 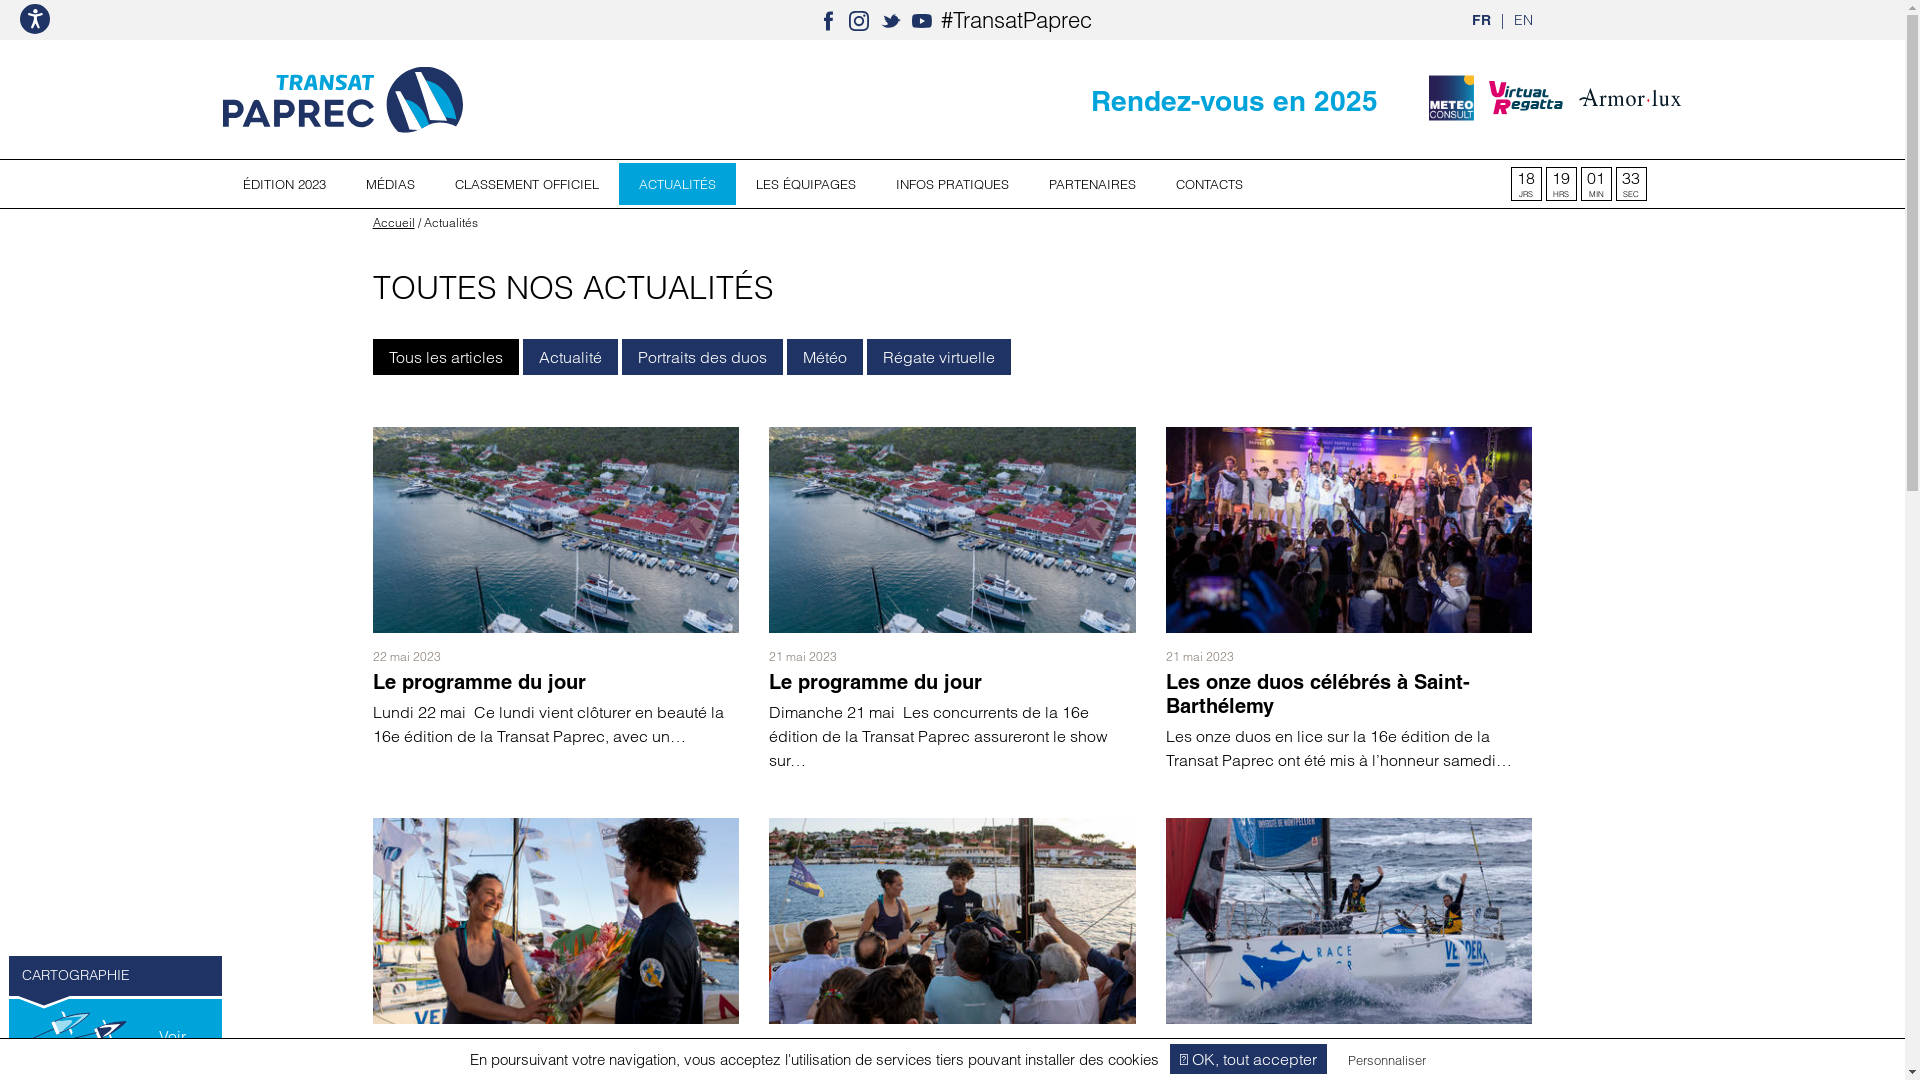 What do you see at coordinates (890, 19) in the screenshot?
I see `'Twitter'` at bounding box center [890, 19].